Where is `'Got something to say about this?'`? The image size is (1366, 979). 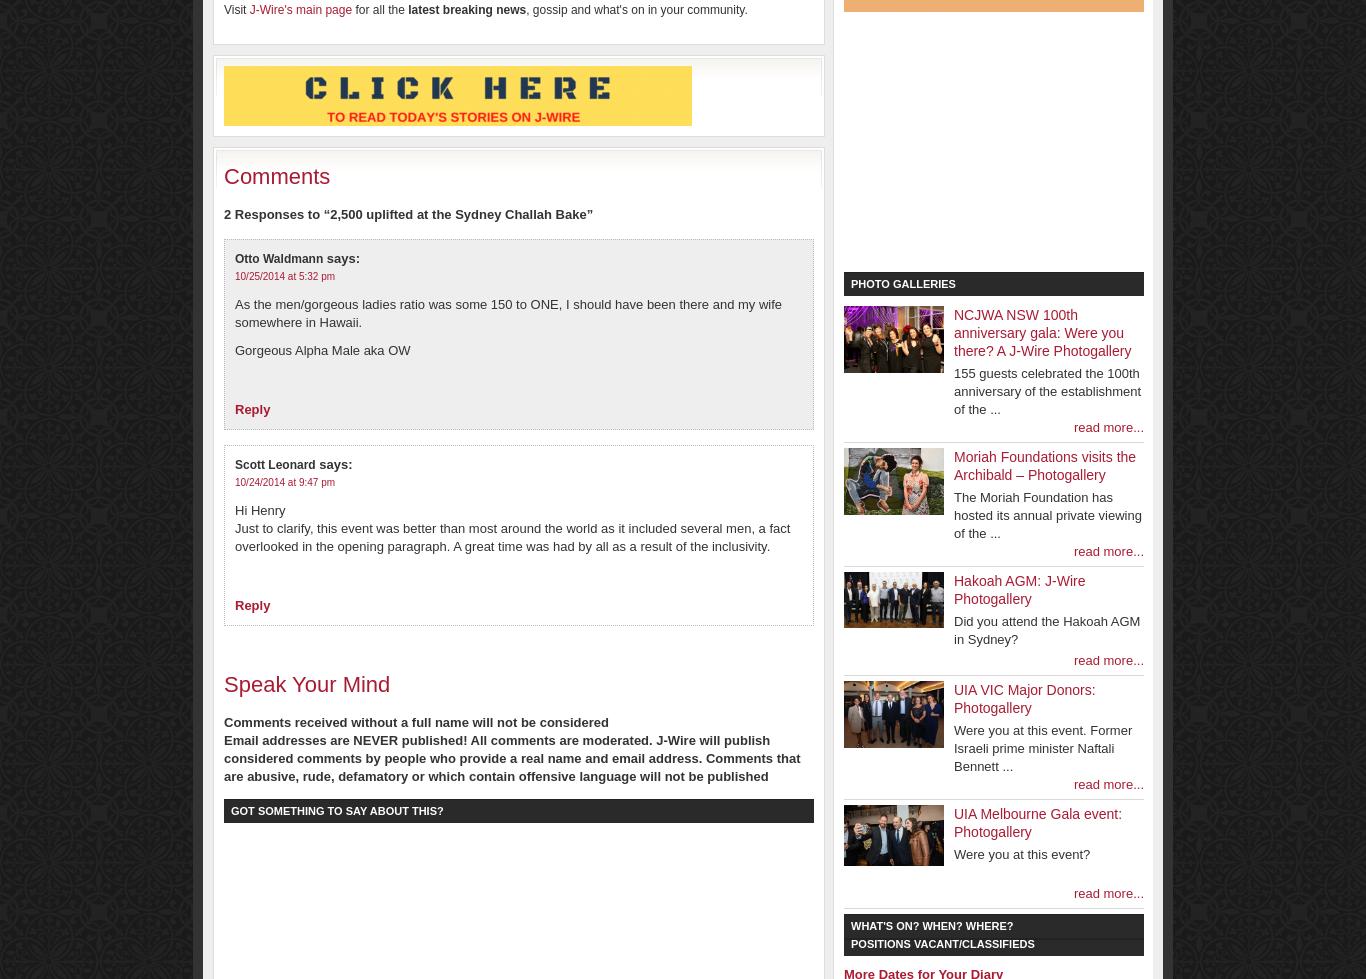
'Got something to say about this?' is located at coordinates (336, 809).